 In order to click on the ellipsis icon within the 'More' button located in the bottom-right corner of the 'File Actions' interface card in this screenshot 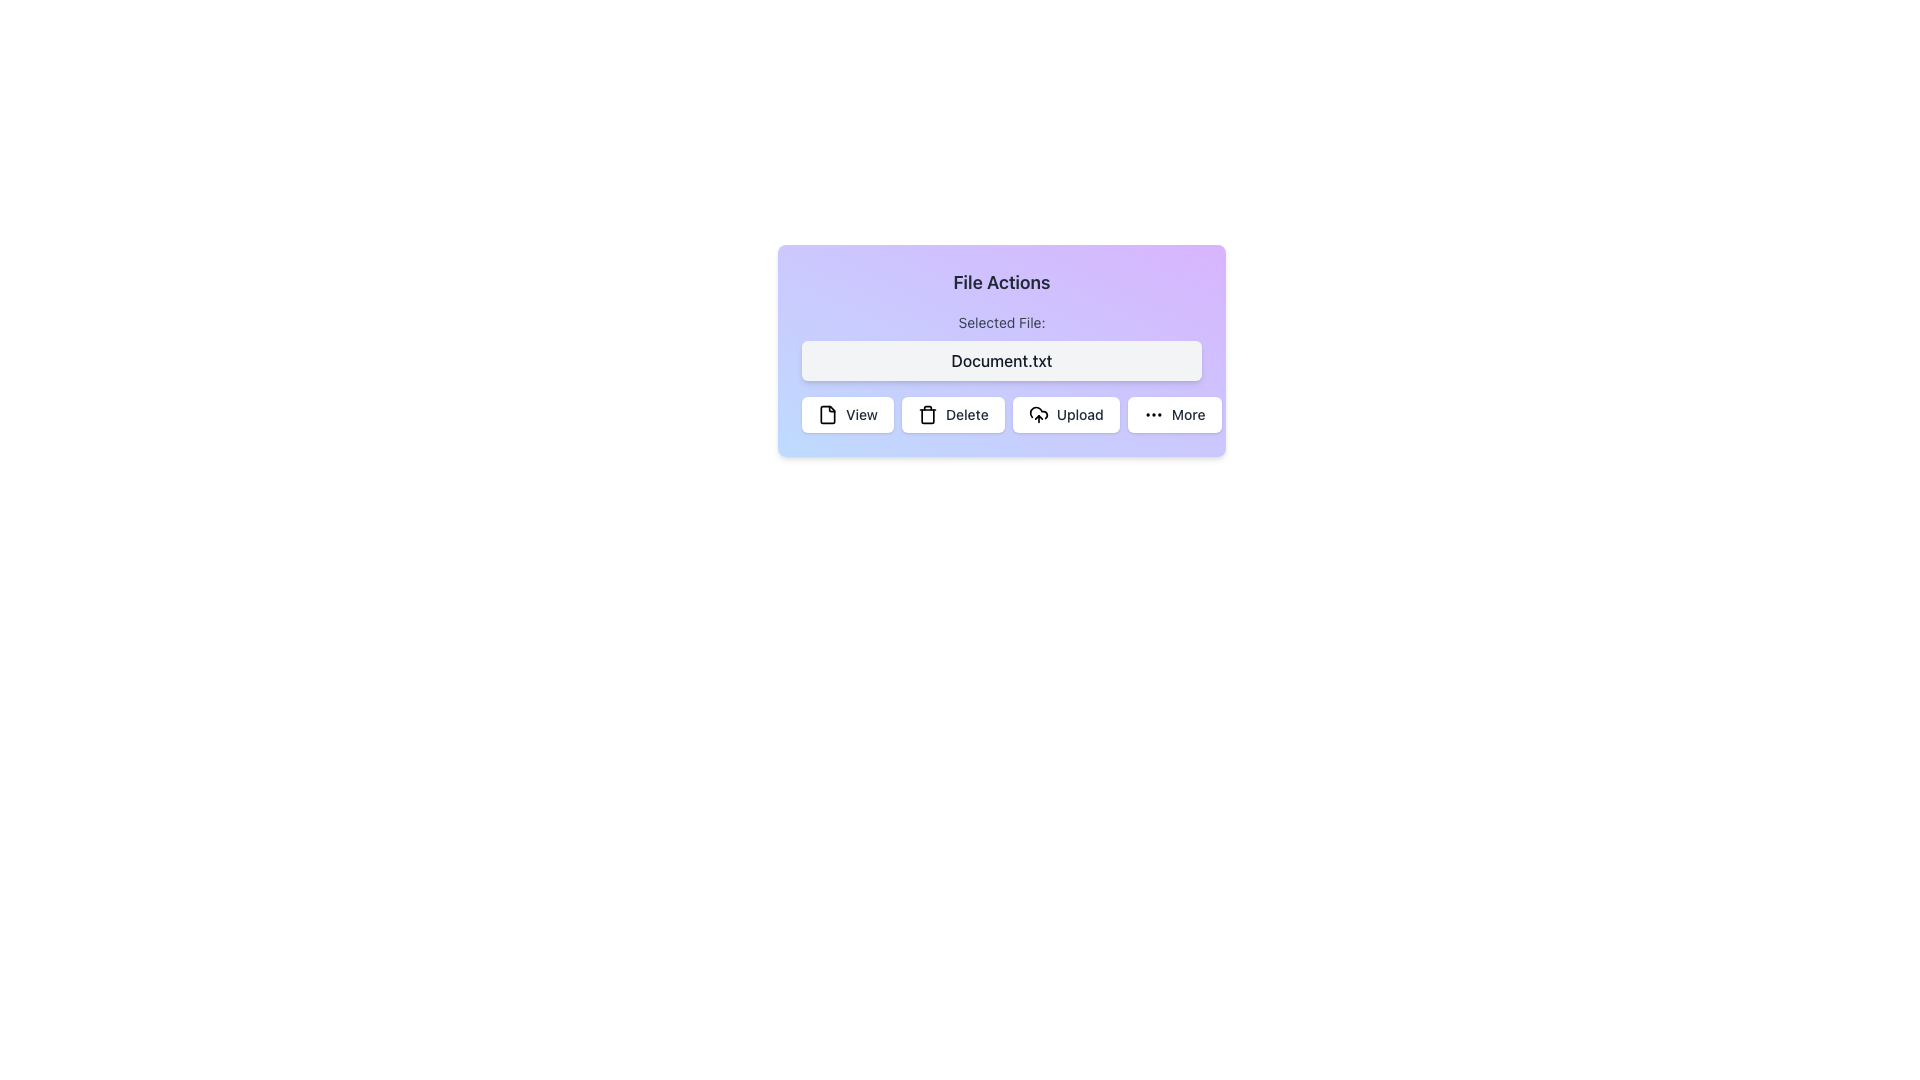, I will do `click(1153, 414)`.